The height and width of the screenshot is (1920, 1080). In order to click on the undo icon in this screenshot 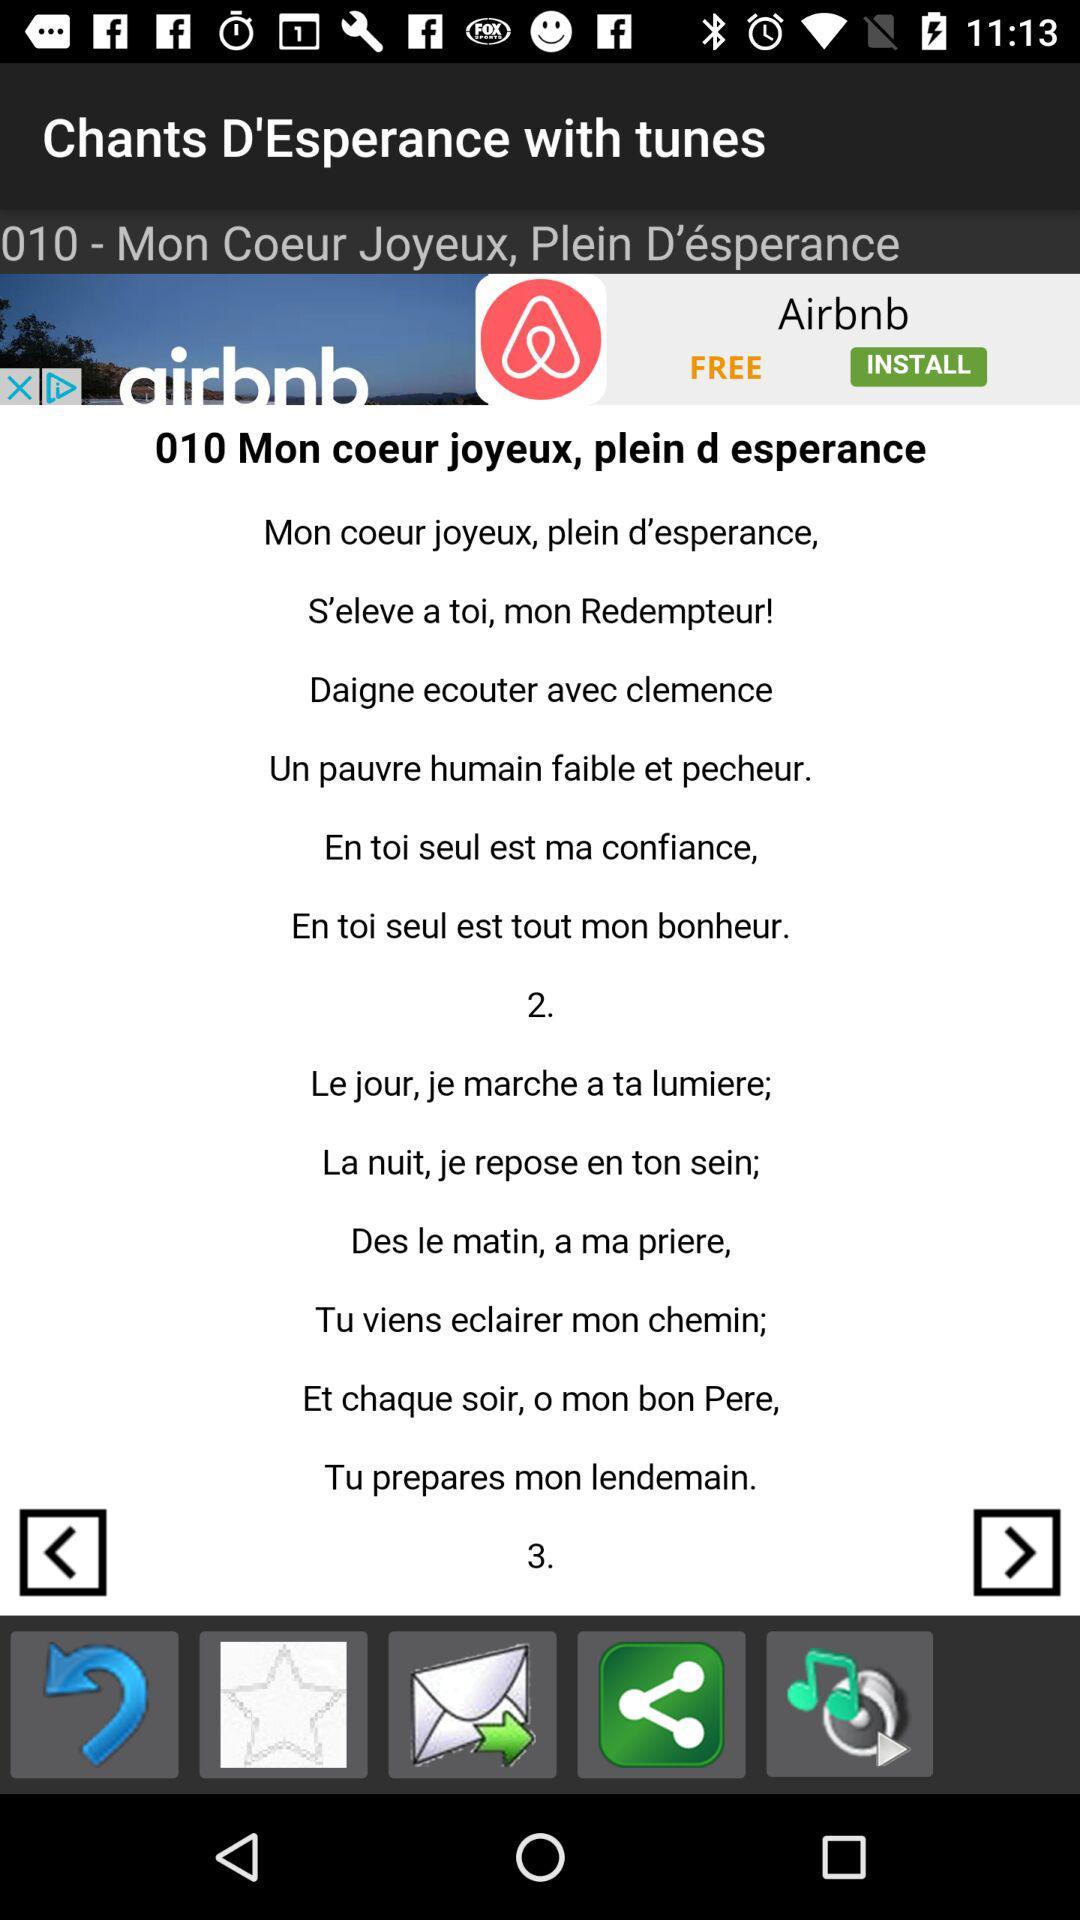, I will do `click(94, 1703)`.